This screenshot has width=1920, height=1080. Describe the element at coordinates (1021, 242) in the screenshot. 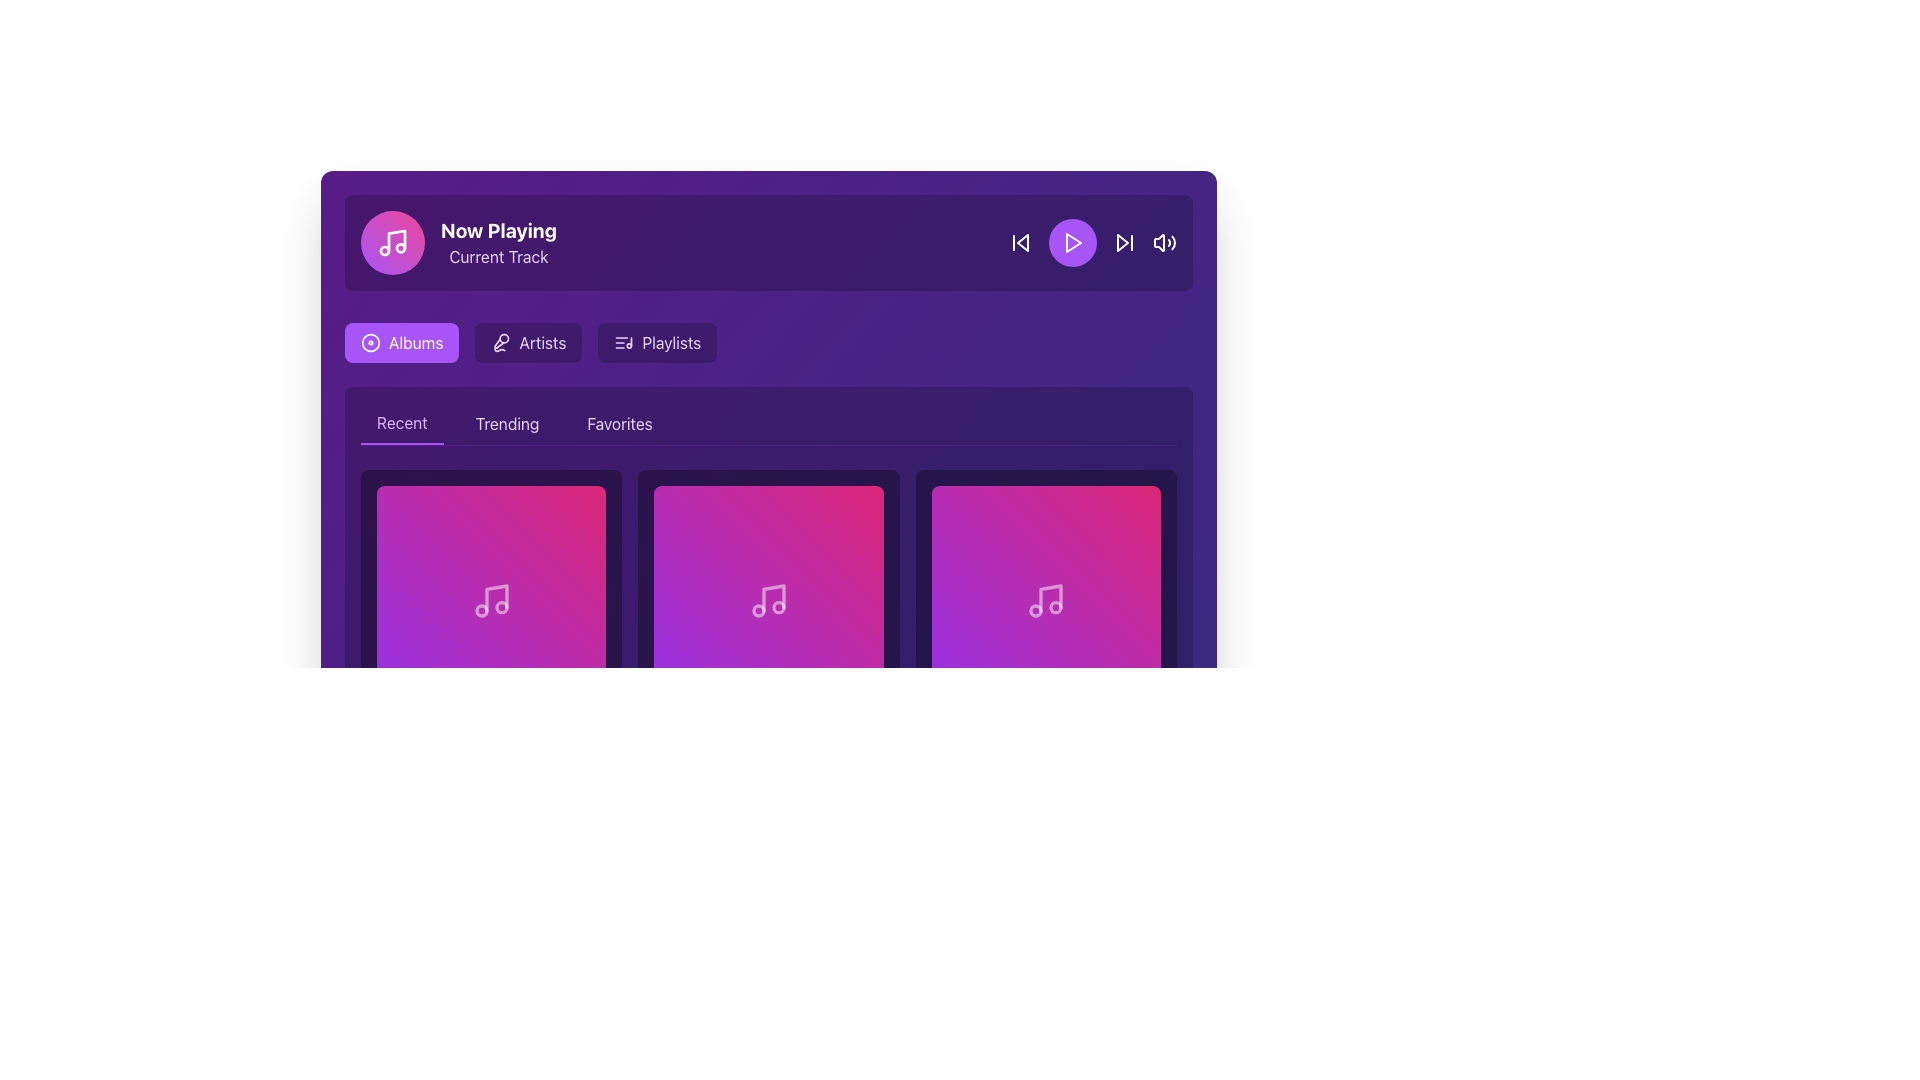

I see `the backwards skipping icon button, which is white against a dark purple background and located near the top-right corner of the interface` at that location.